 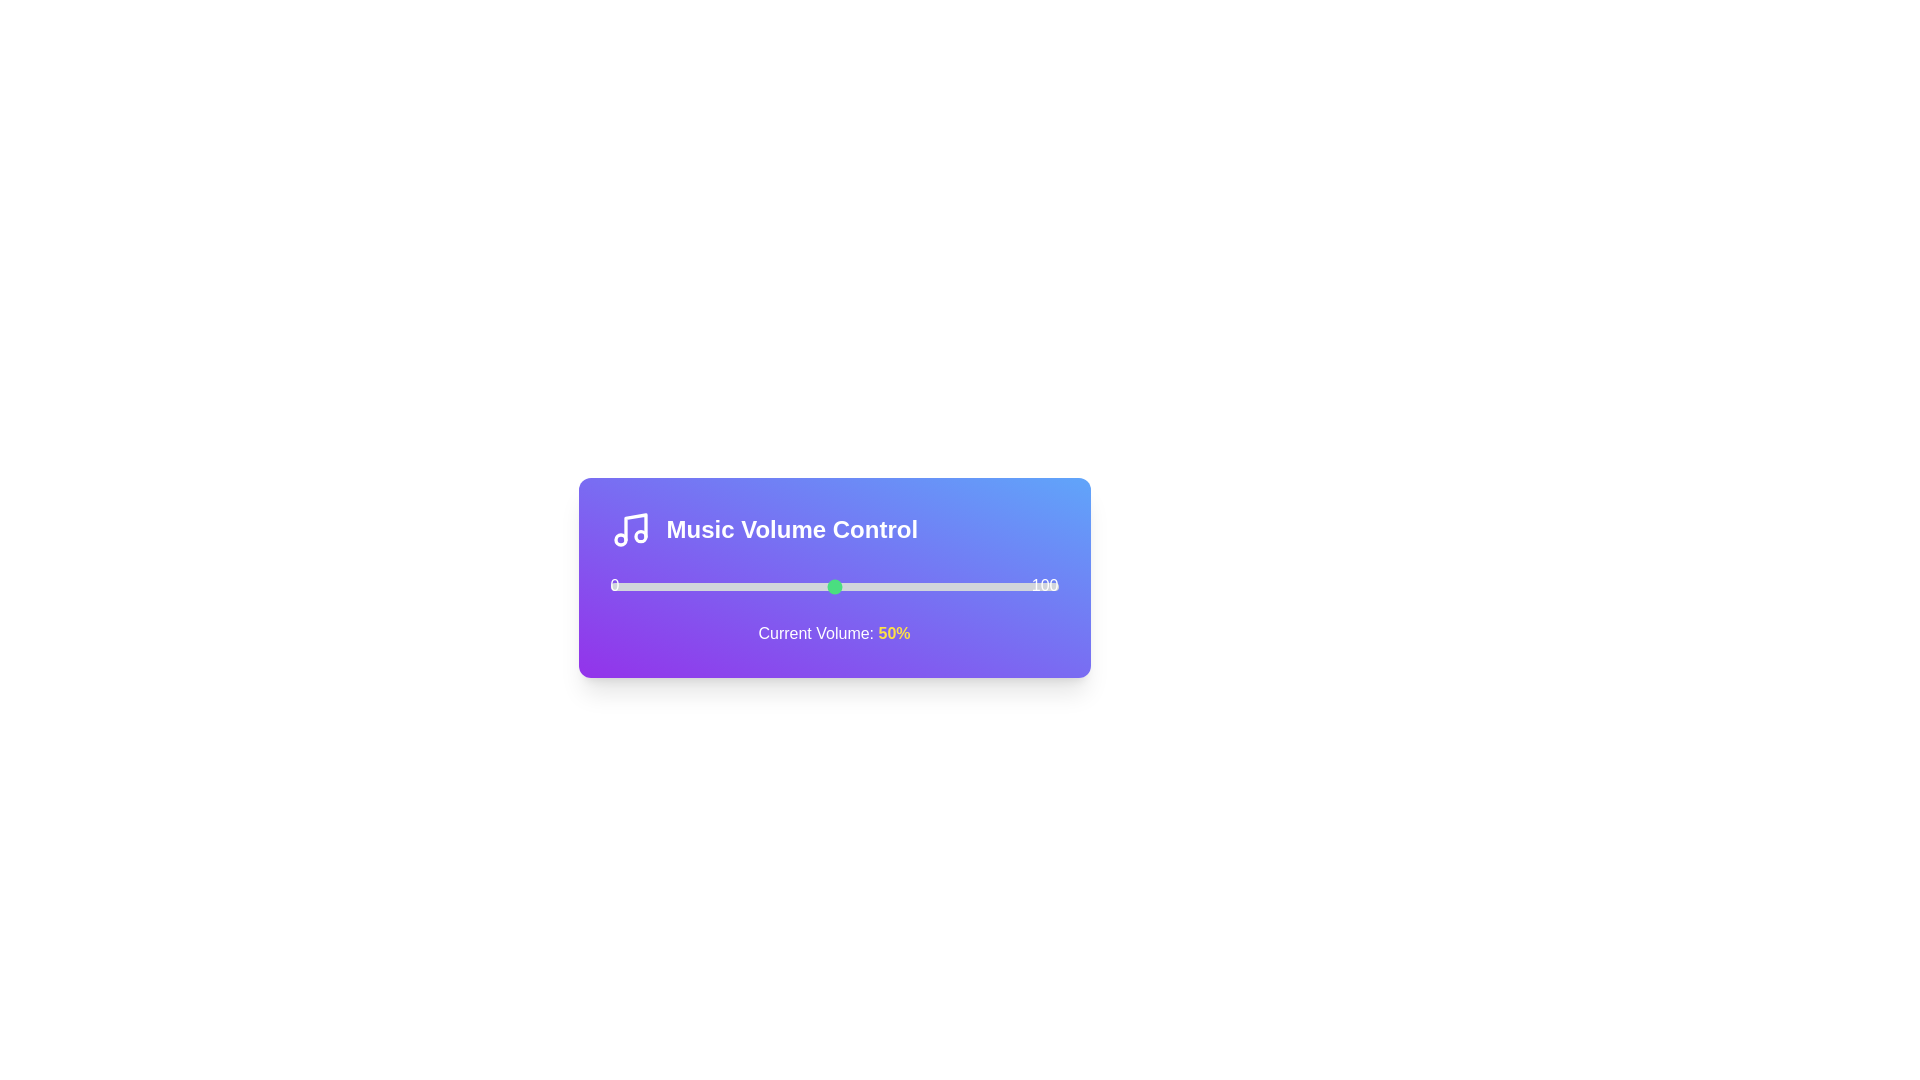 What do you see at coordinates (816, 585) in the screenshot?
I see `the volume to 46% by interacting with the slider` at bounding box center [816, 585].